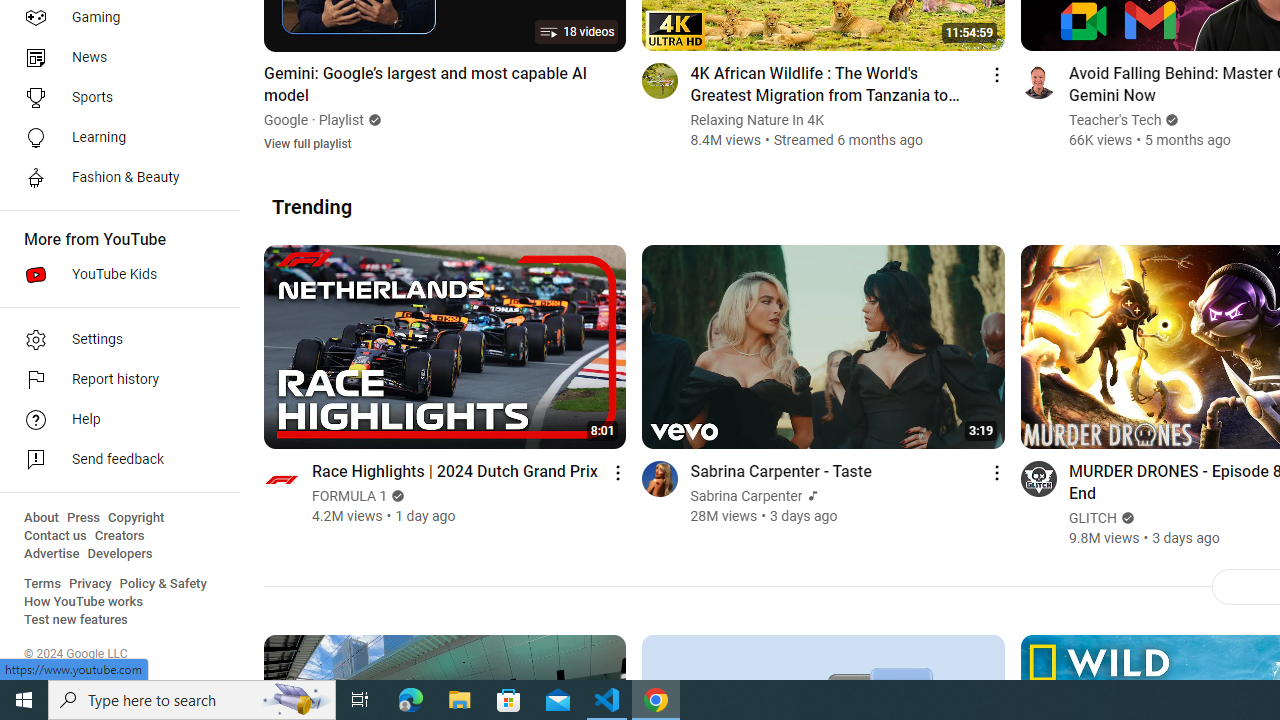 The image size is (1280, 720). I want to click on 'Verified', so click(1125, 517).